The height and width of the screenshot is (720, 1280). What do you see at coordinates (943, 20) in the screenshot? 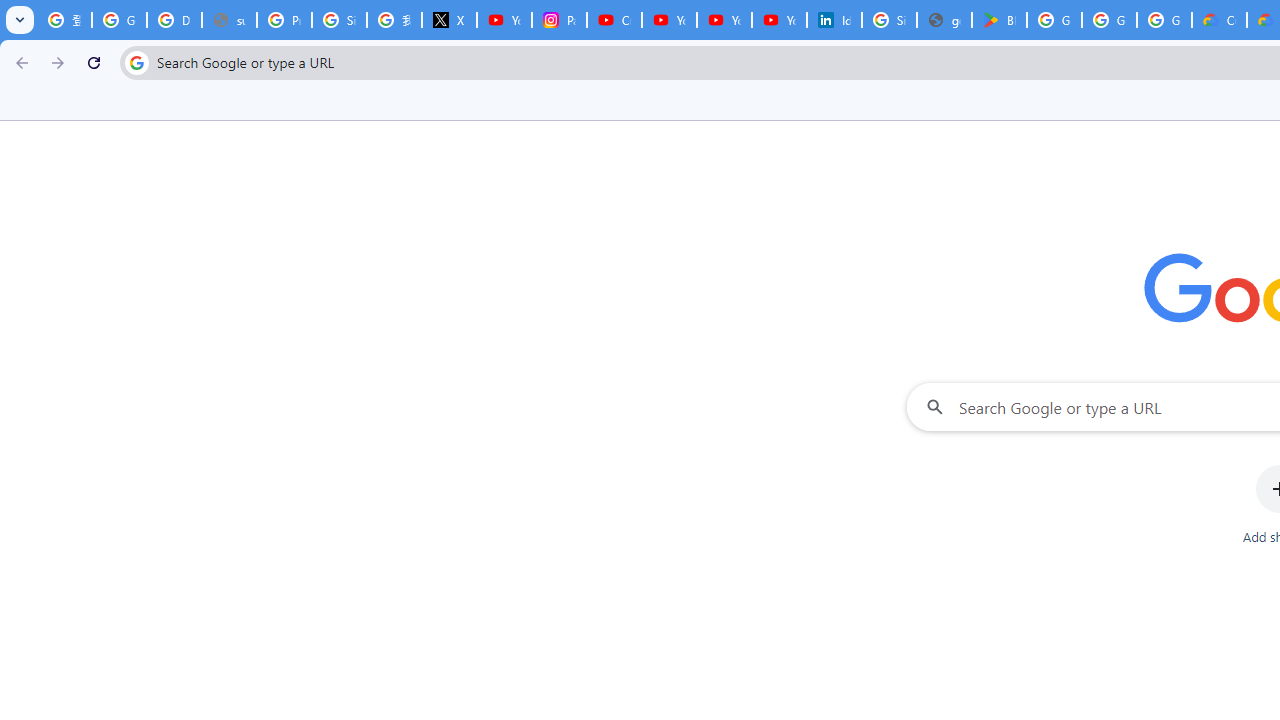
I see `'google_privacy_policy_en.pdf'` at bounding box center [943, 20].